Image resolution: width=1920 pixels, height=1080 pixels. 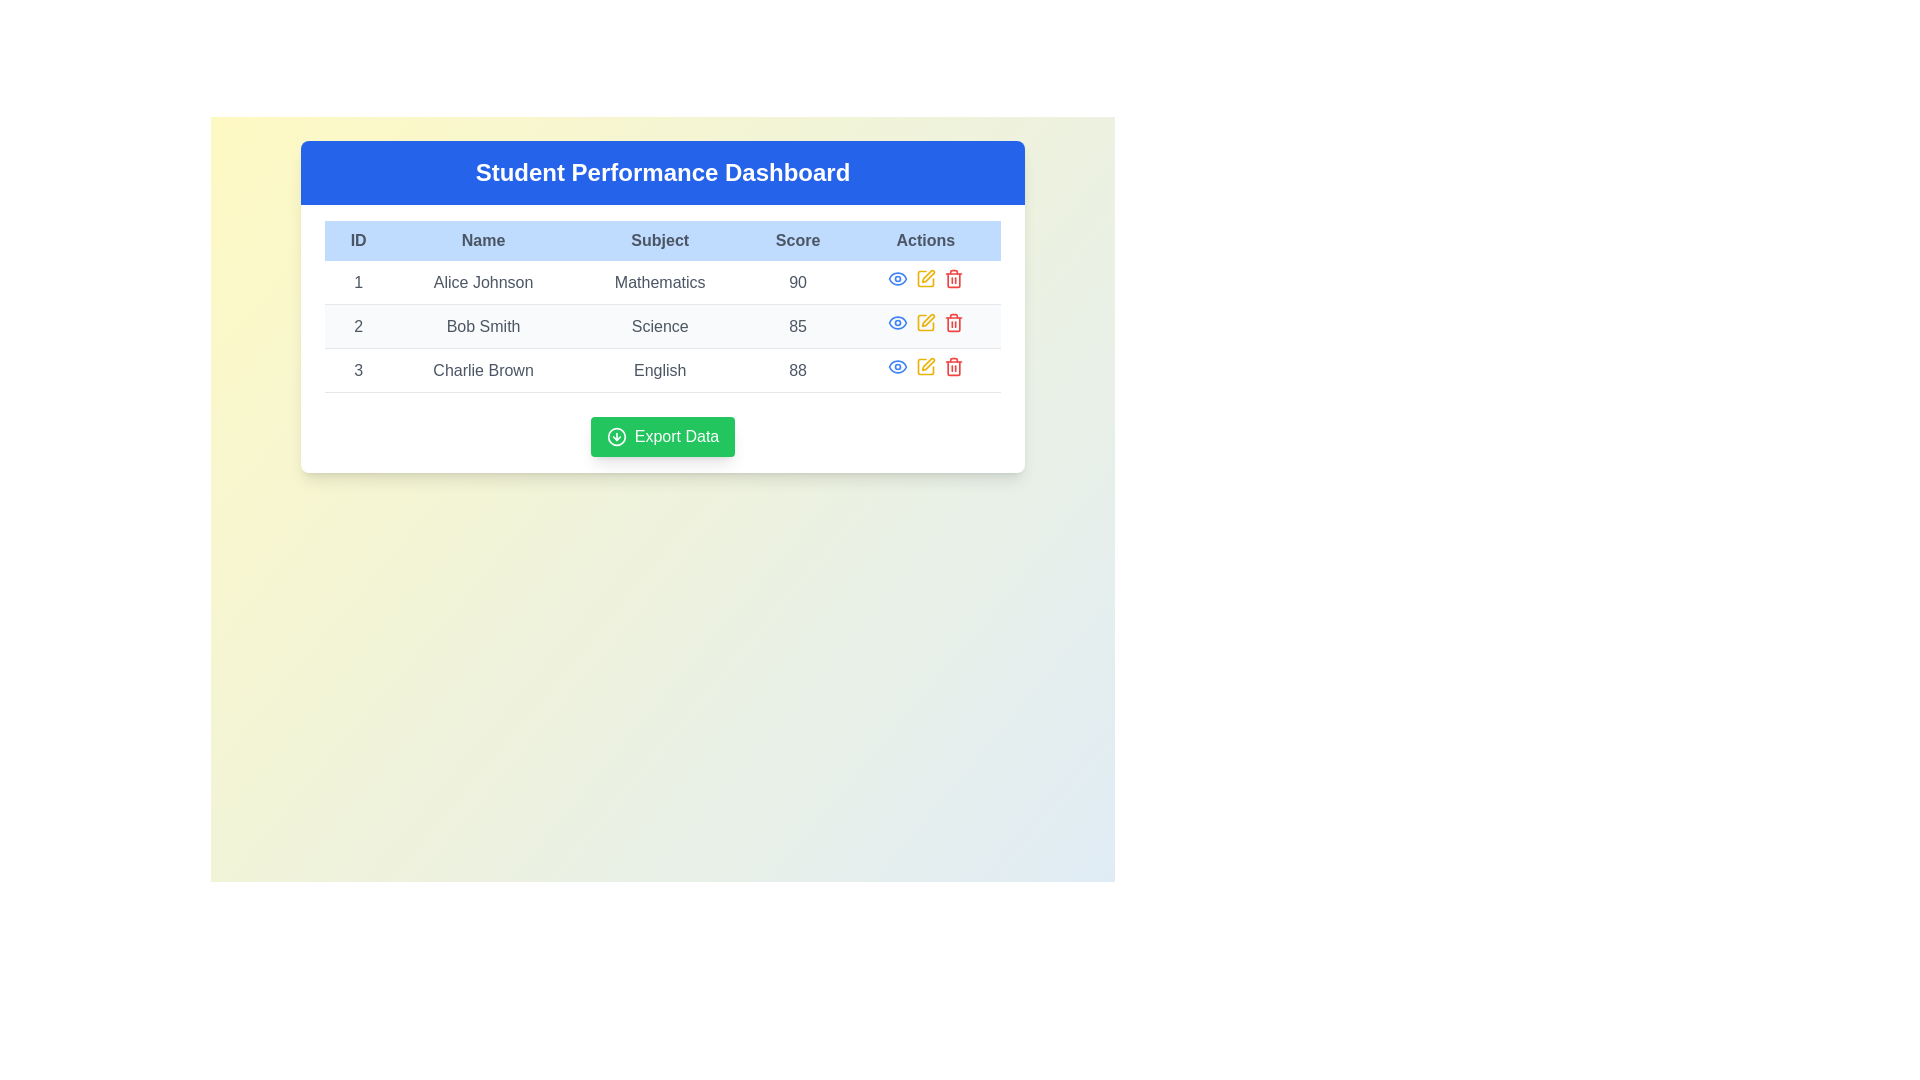 I want to click on the 'Score' column header in the data table, which is the fourth column from the left, located between the 'Subject' and 'Actions' columns, within the 'Student Performance Dashboard', so click(x=797, y=239).